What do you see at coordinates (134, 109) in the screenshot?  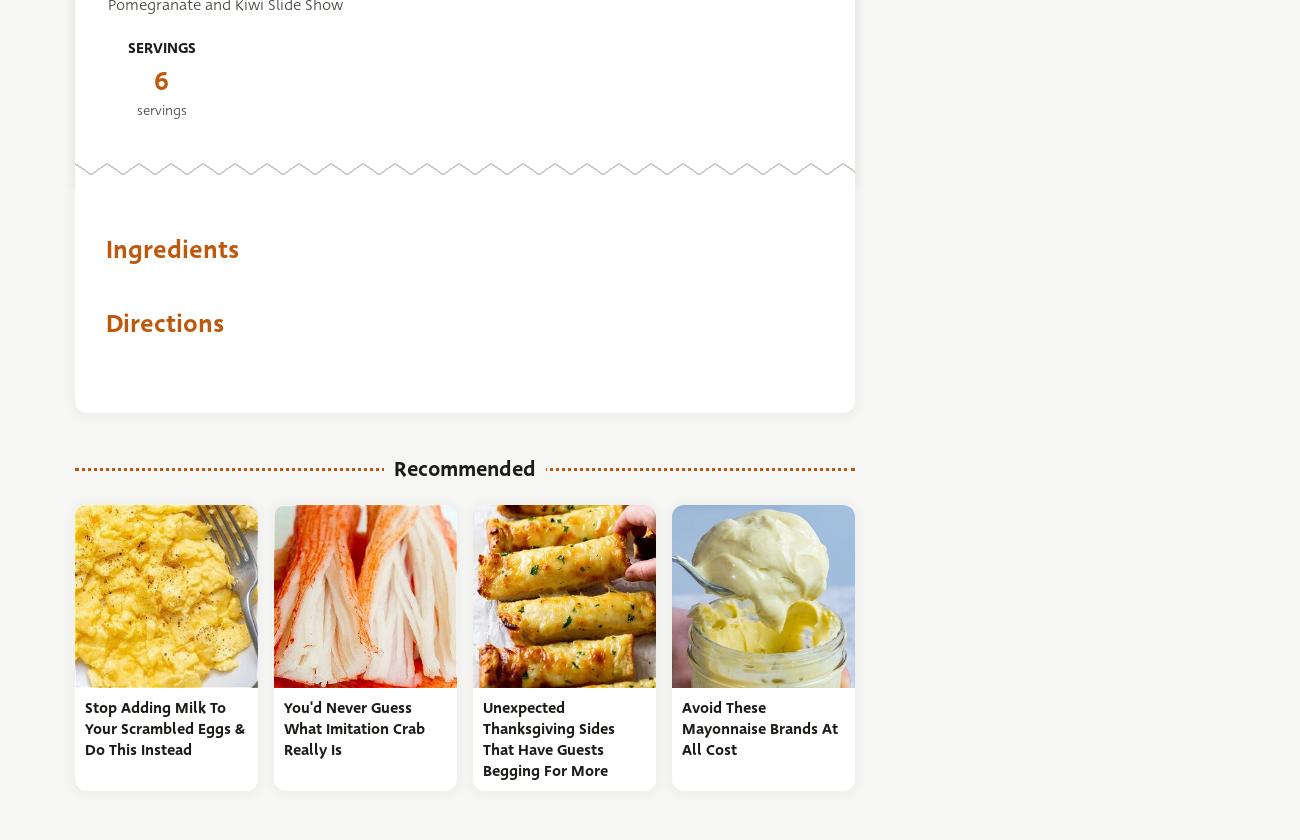 I see `'servings'` at bounding box center [134, 109].